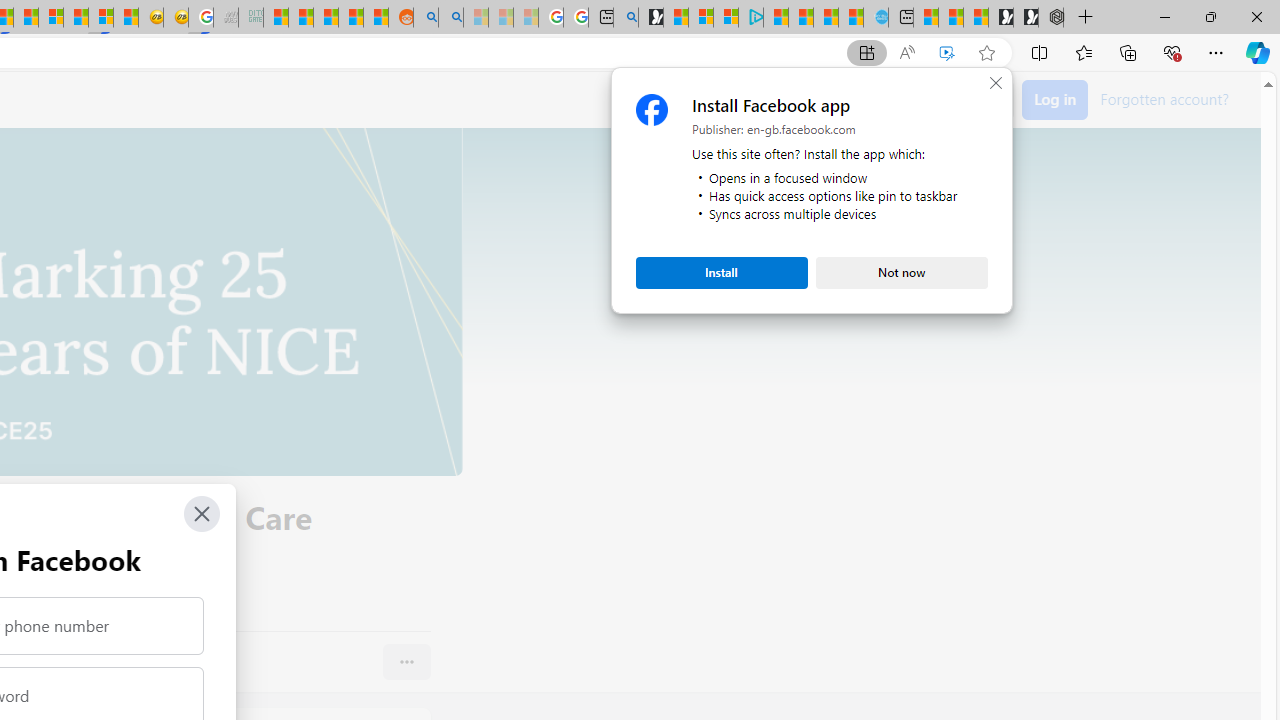  Describe the element at coordinates (901, 272) in the screenshot. I see `'Not now'` at that location.